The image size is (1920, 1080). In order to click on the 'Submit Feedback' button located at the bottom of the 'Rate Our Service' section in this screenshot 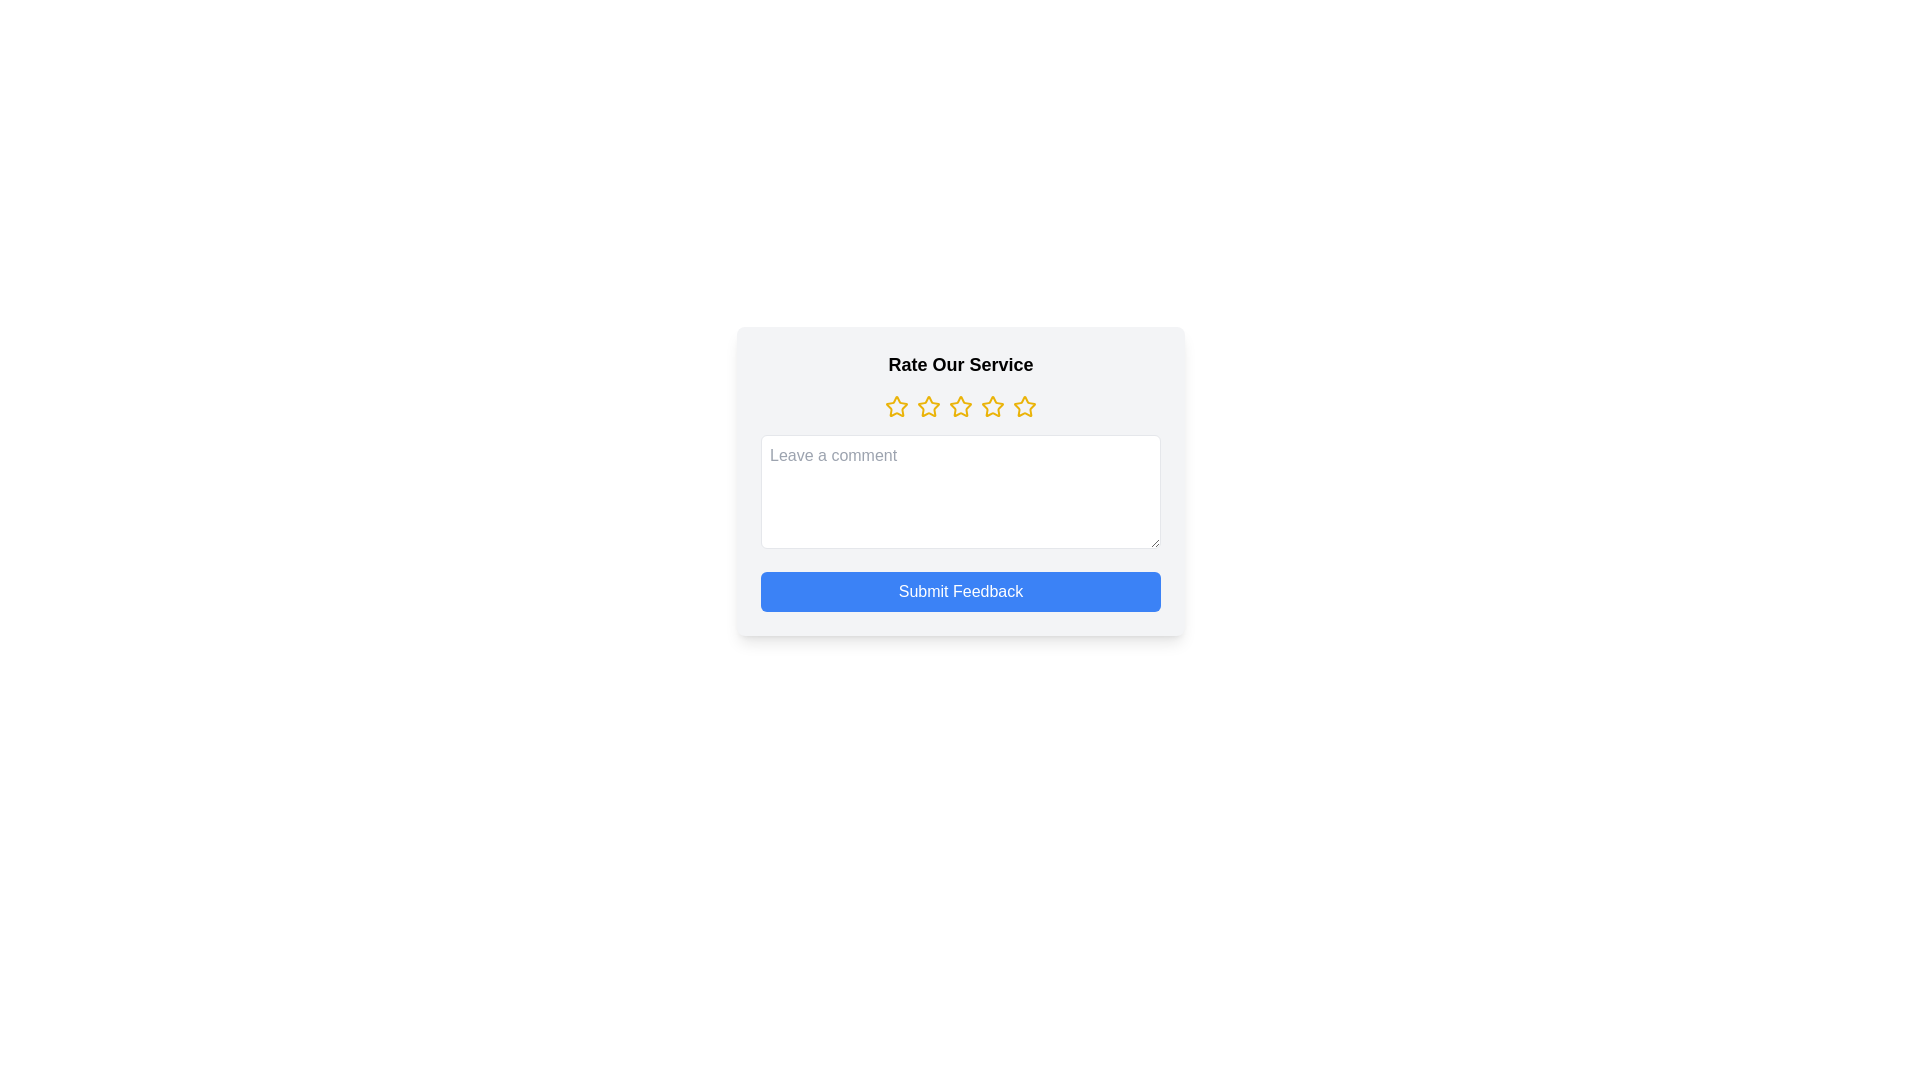, I will do `click(960, 590)`.